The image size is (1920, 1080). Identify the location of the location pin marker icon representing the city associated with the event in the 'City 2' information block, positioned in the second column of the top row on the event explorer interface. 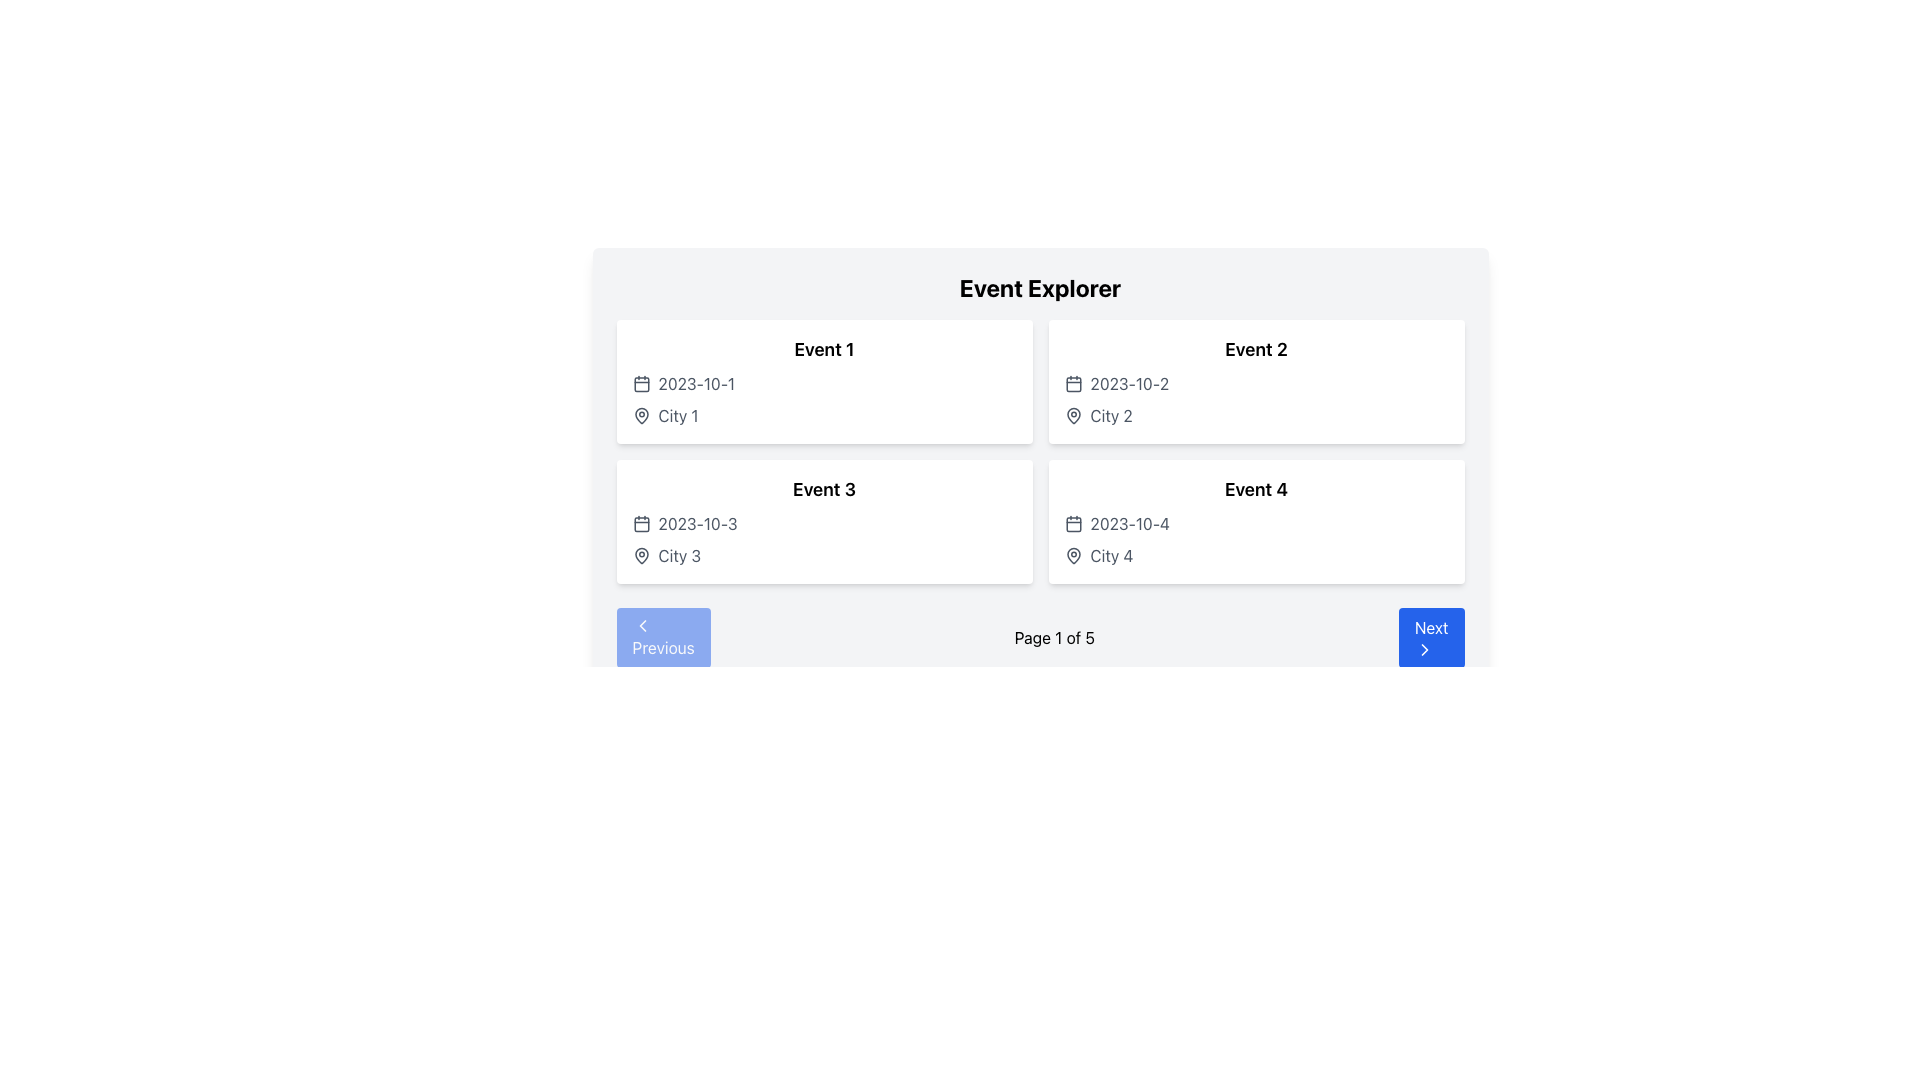
(1072, 415).